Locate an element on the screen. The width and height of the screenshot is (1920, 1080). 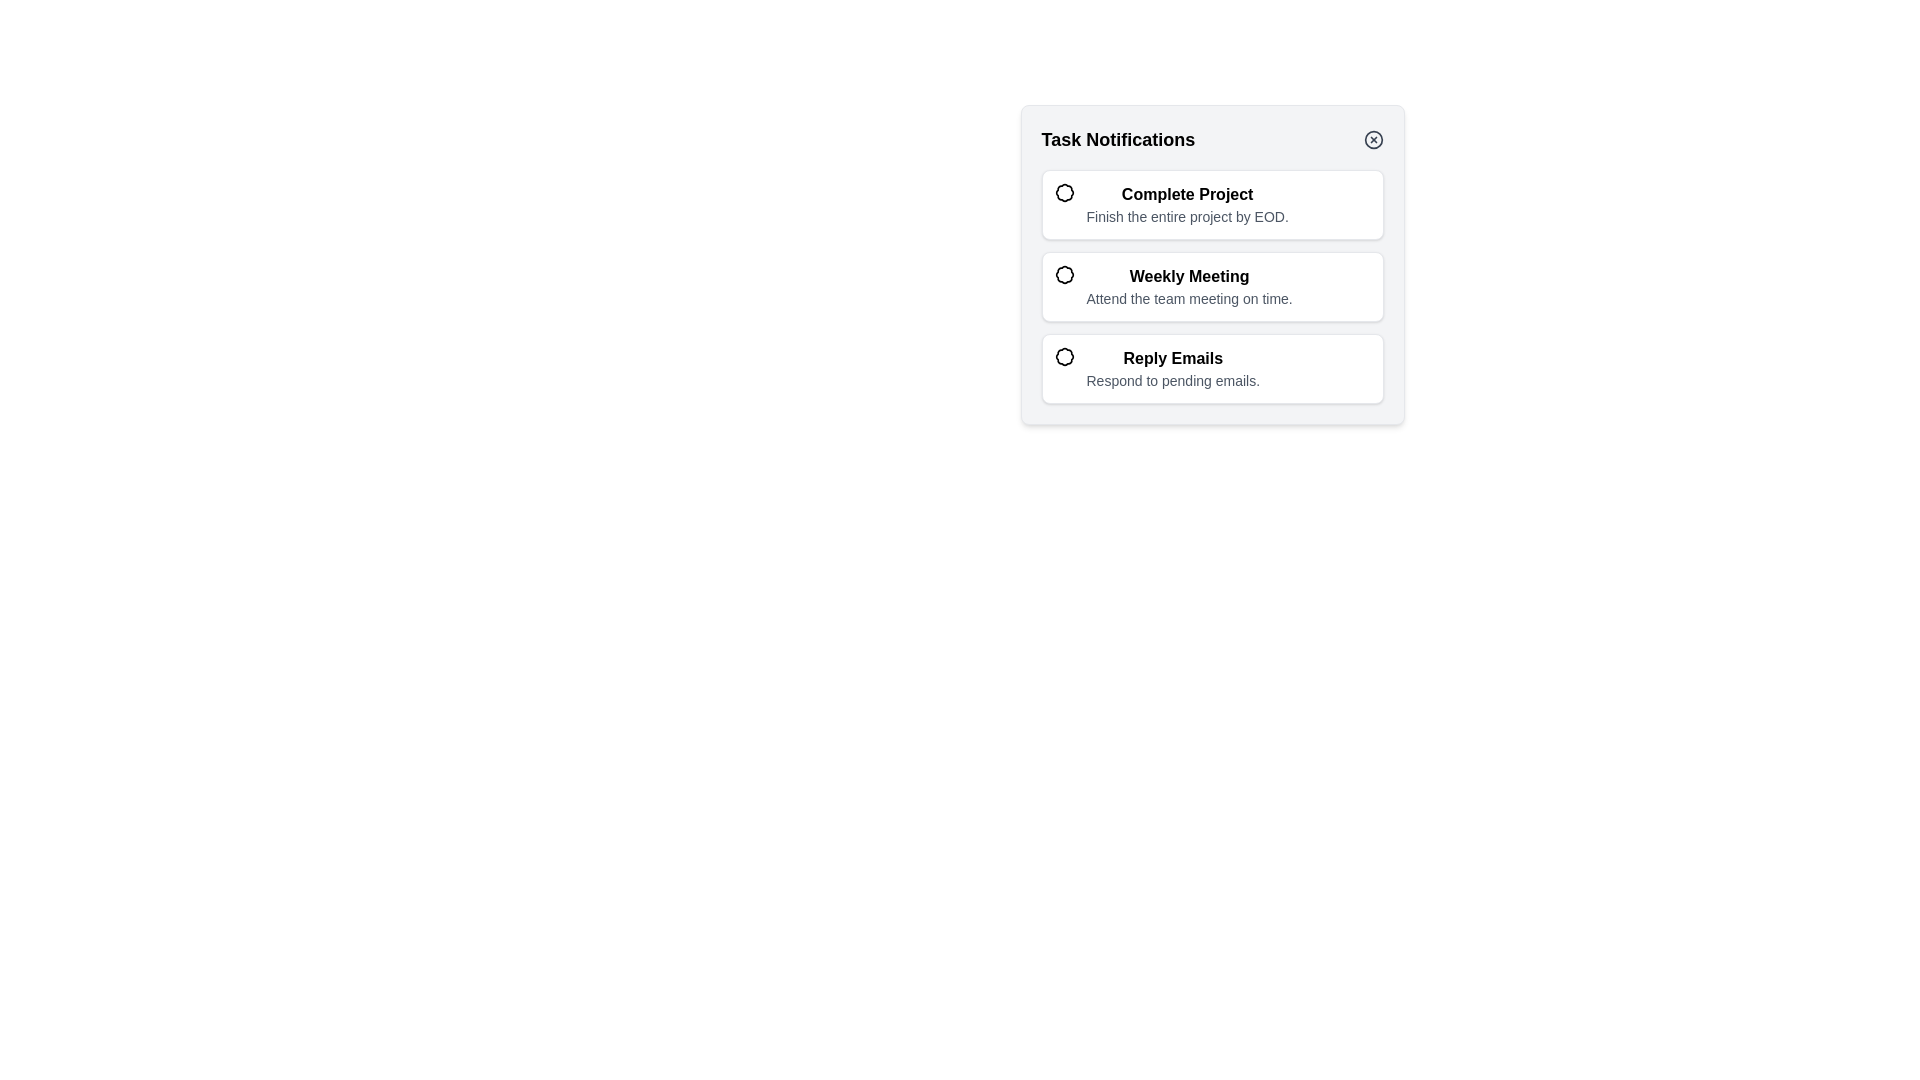
the high-priority badge icon located next to the 'Reply Emails' task in the vertical list of notifications is located at coordinates (1063, 356).